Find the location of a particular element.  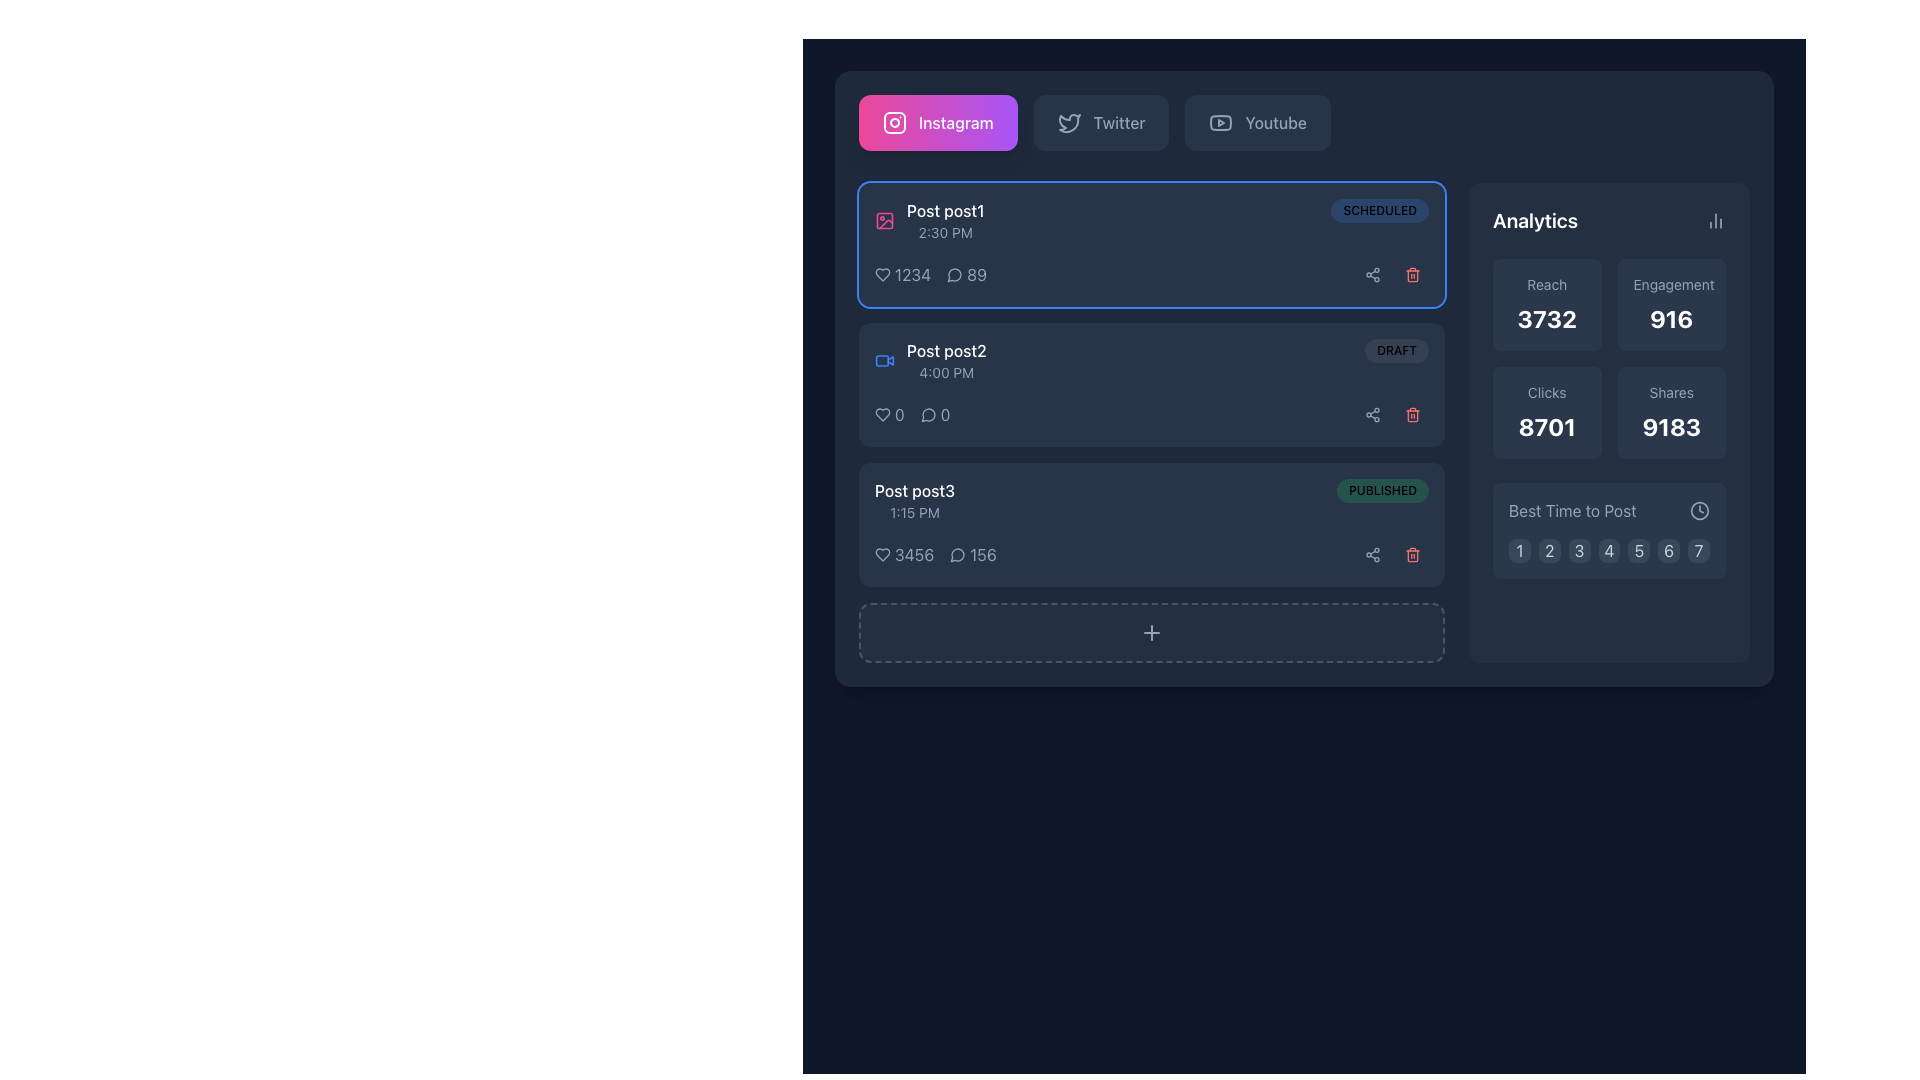

the trash can icon button is located at coordinates (1411, 555).